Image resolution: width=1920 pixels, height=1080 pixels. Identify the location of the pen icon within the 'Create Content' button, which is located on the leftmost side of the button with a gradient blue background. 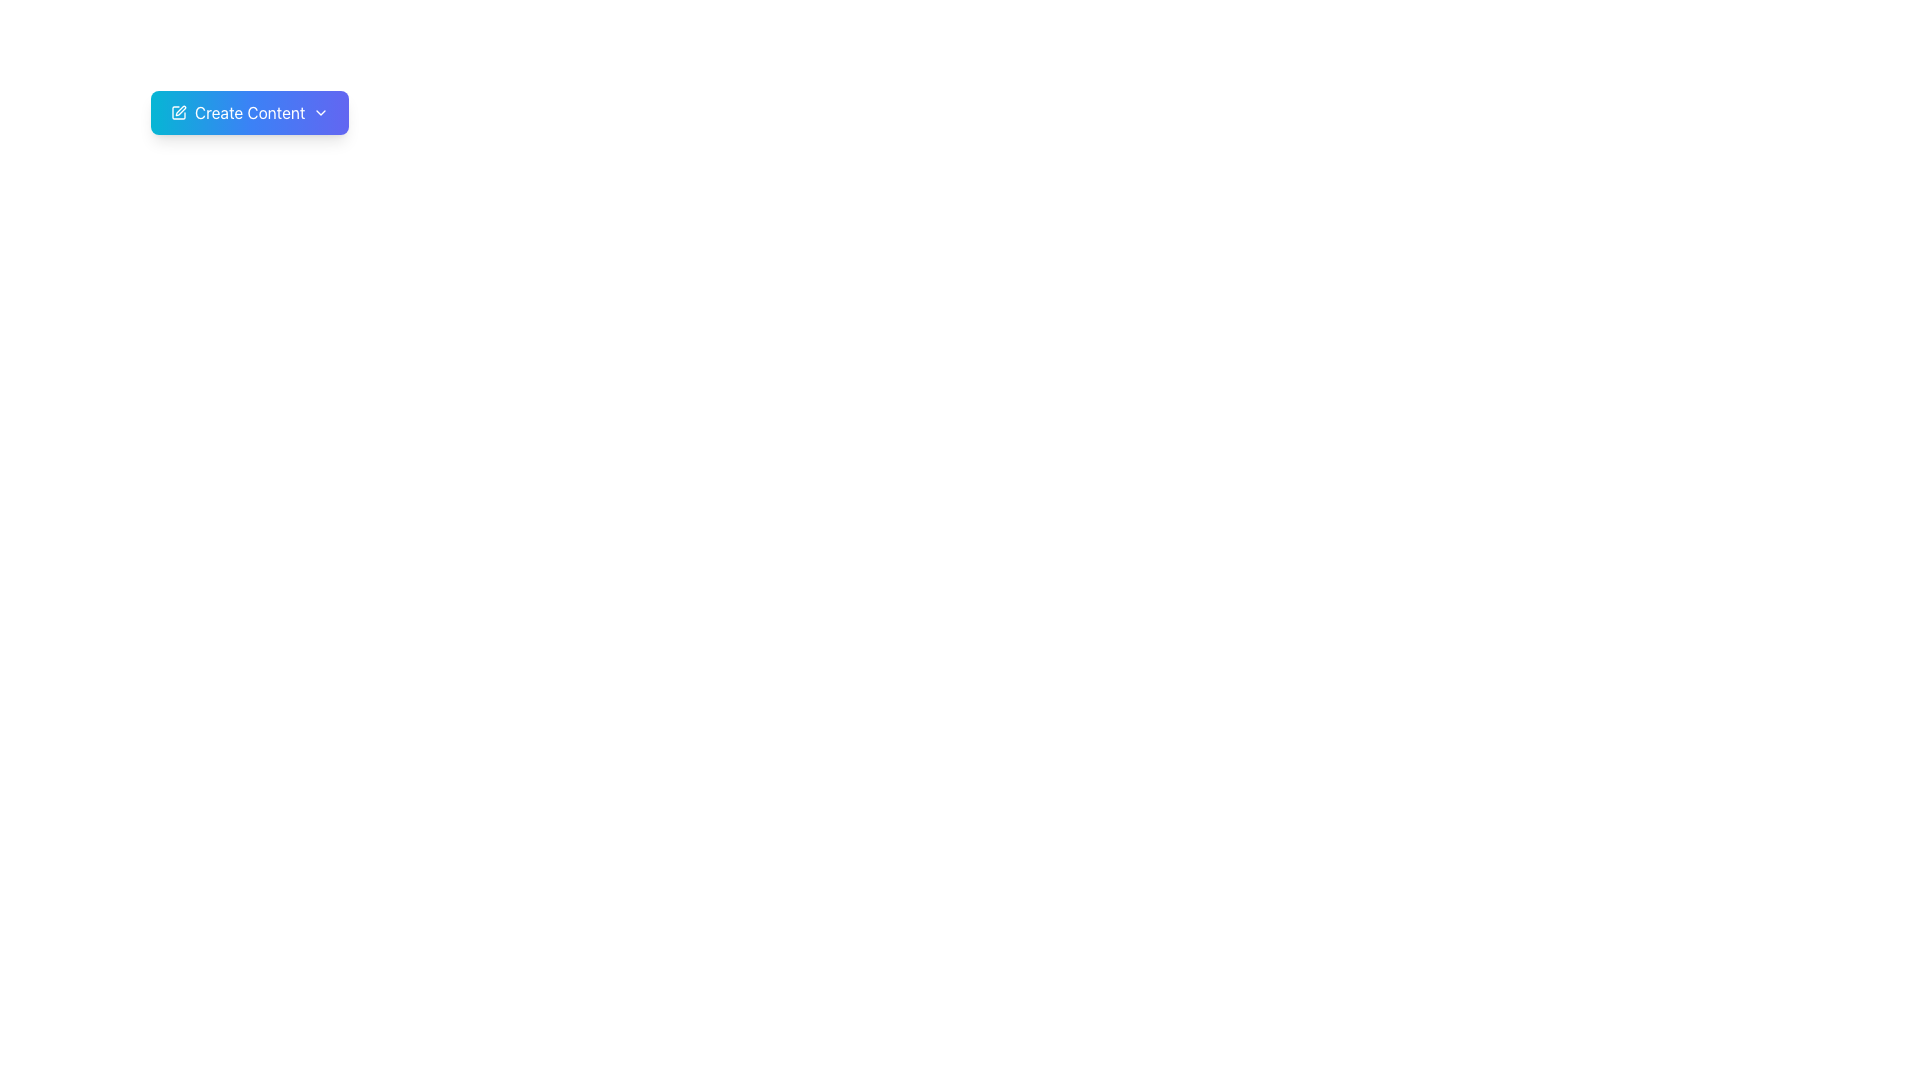
(178, 112).